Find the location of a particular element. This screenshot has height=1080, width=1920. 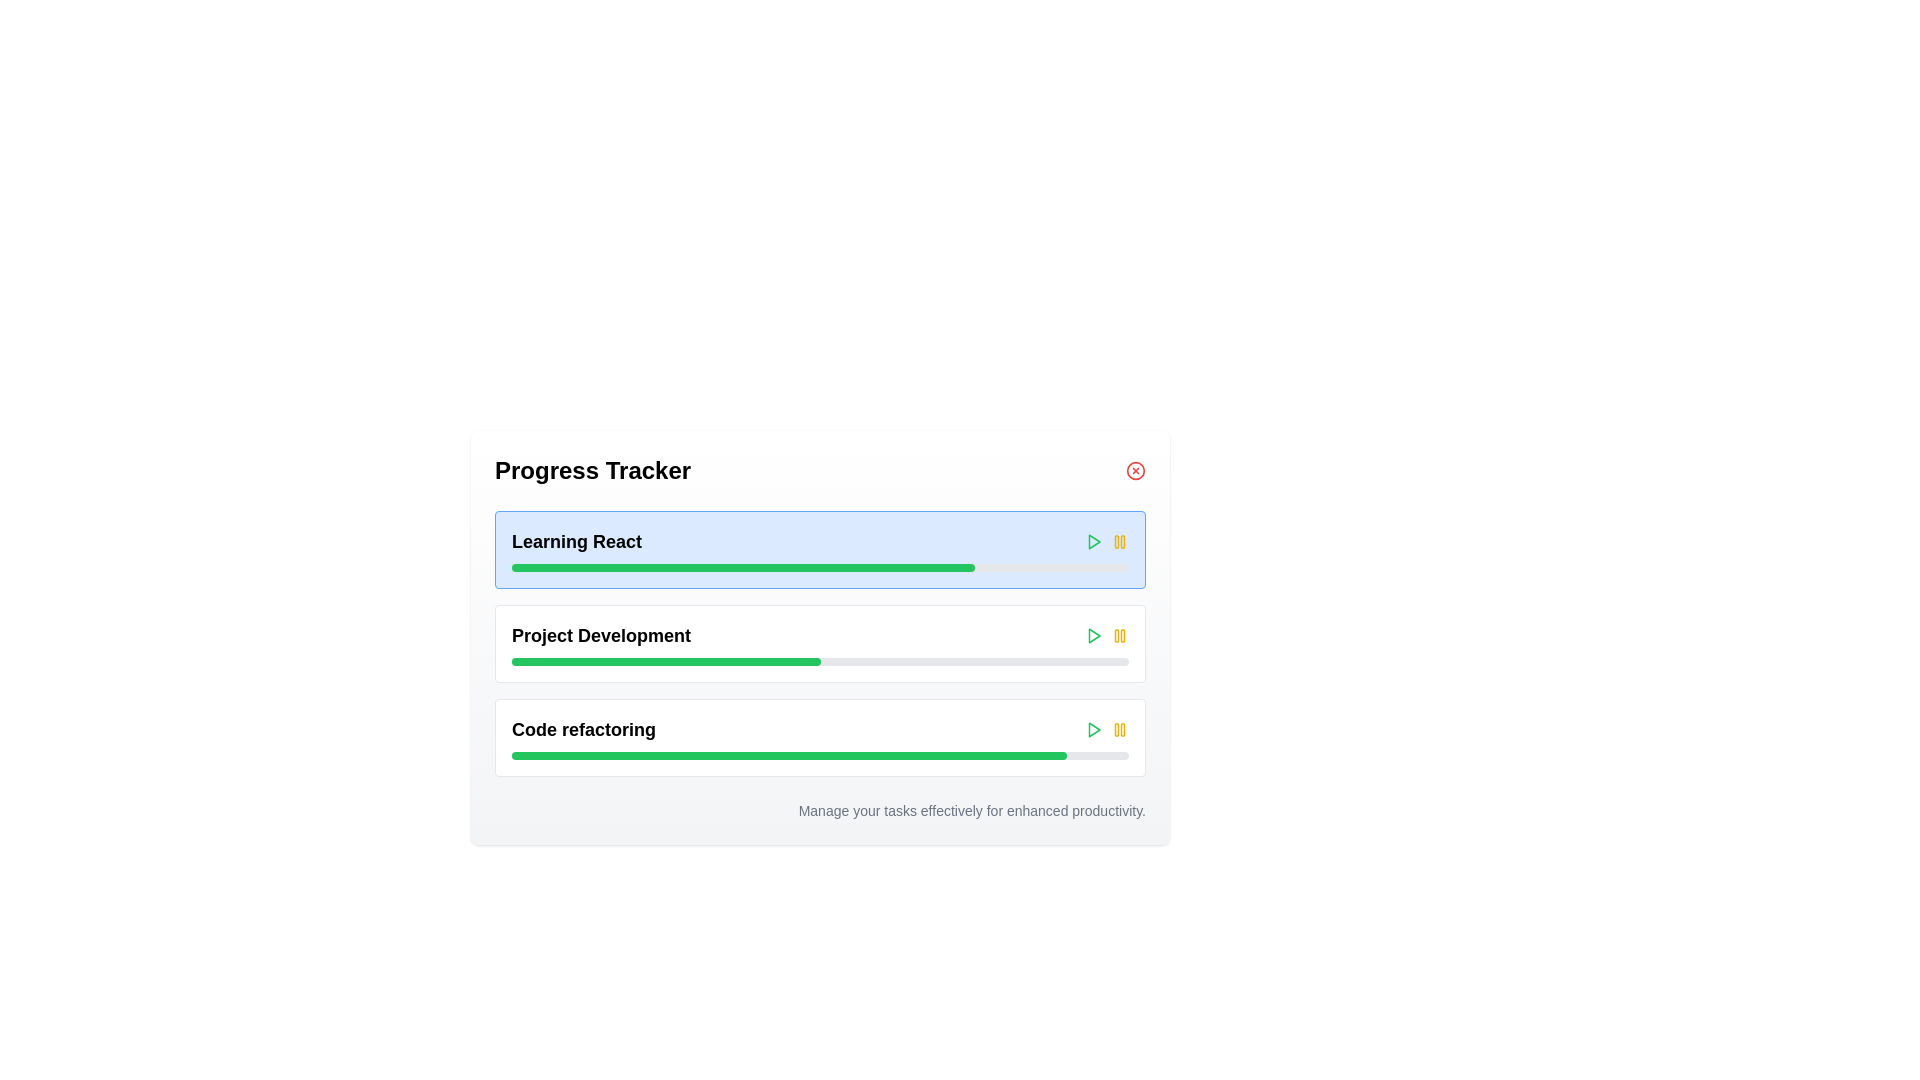

the yellow pause button with two vertical bars located at the far right of the 'Code refactoring' progress bar is located at coordinates (1118, 729).